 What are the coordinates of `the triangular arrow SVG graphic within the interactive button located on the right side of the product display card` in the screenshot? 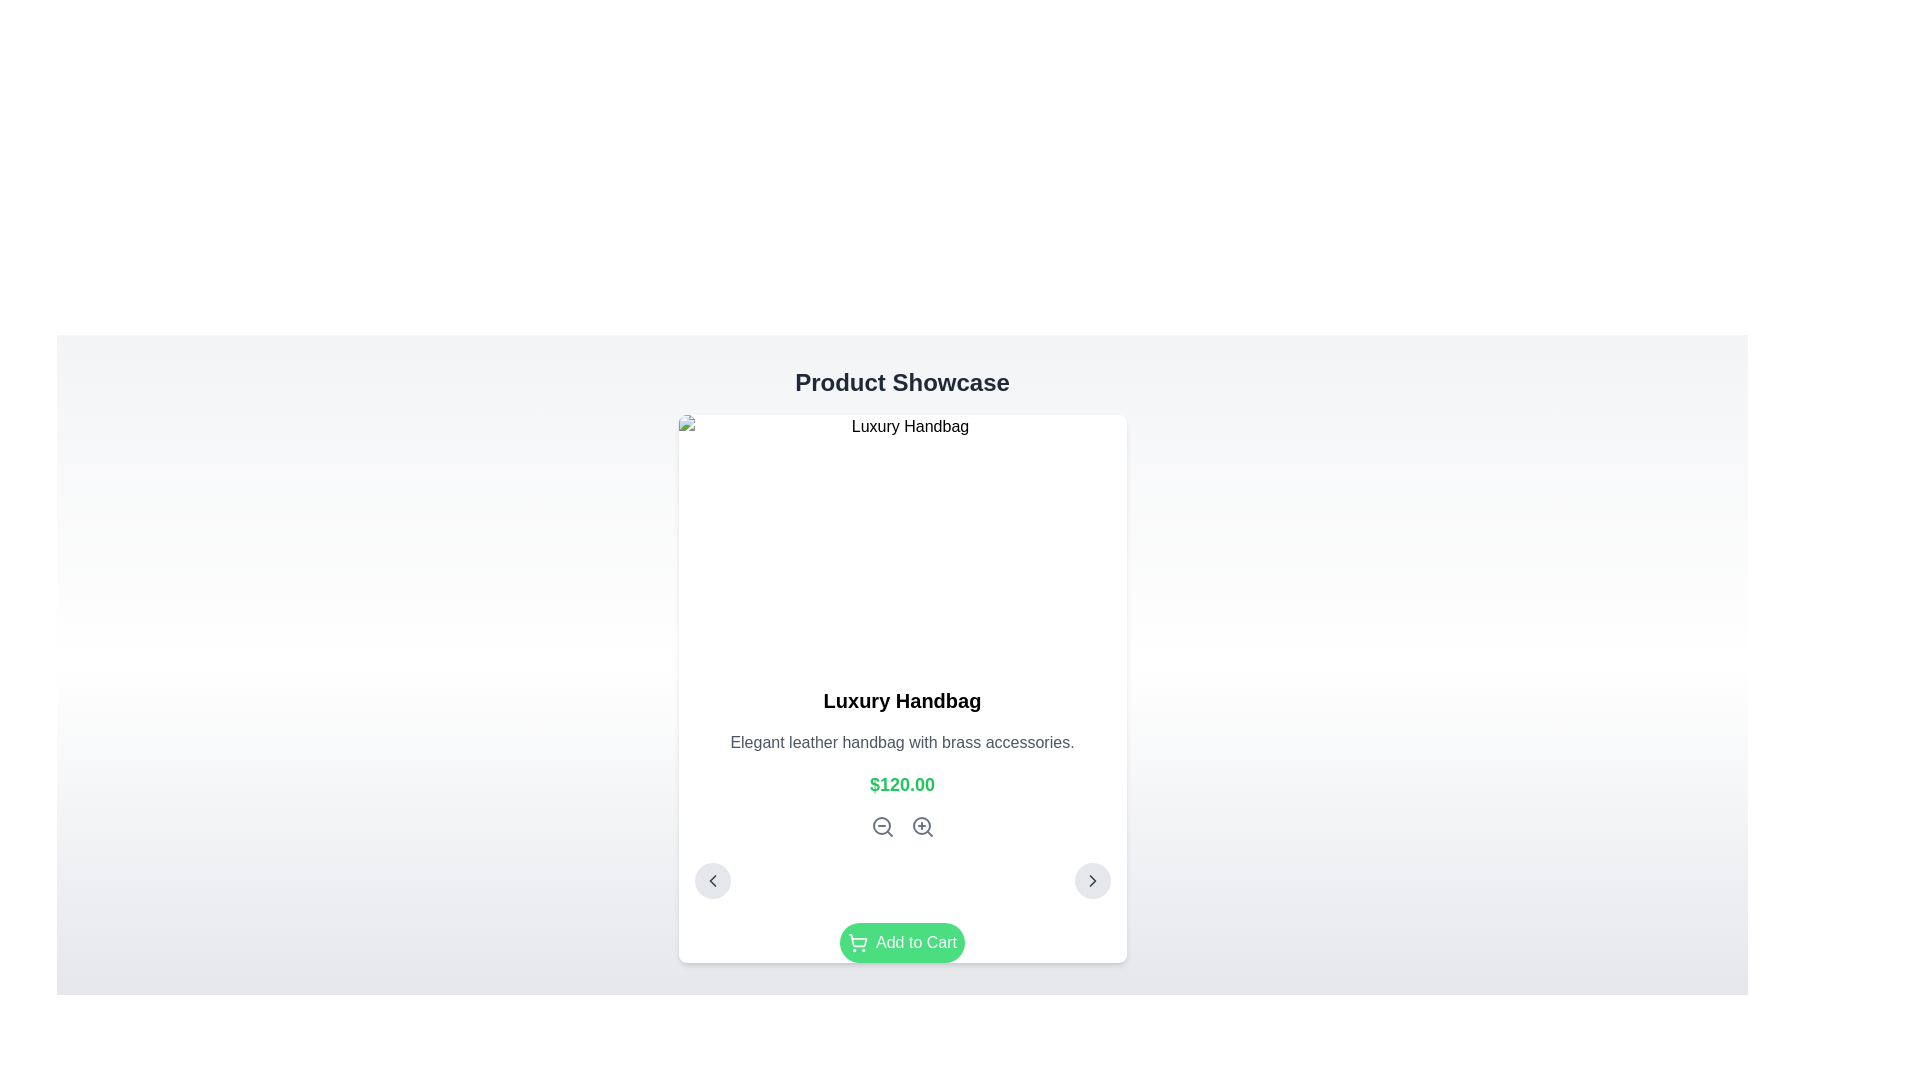 It's located at (712, 879).